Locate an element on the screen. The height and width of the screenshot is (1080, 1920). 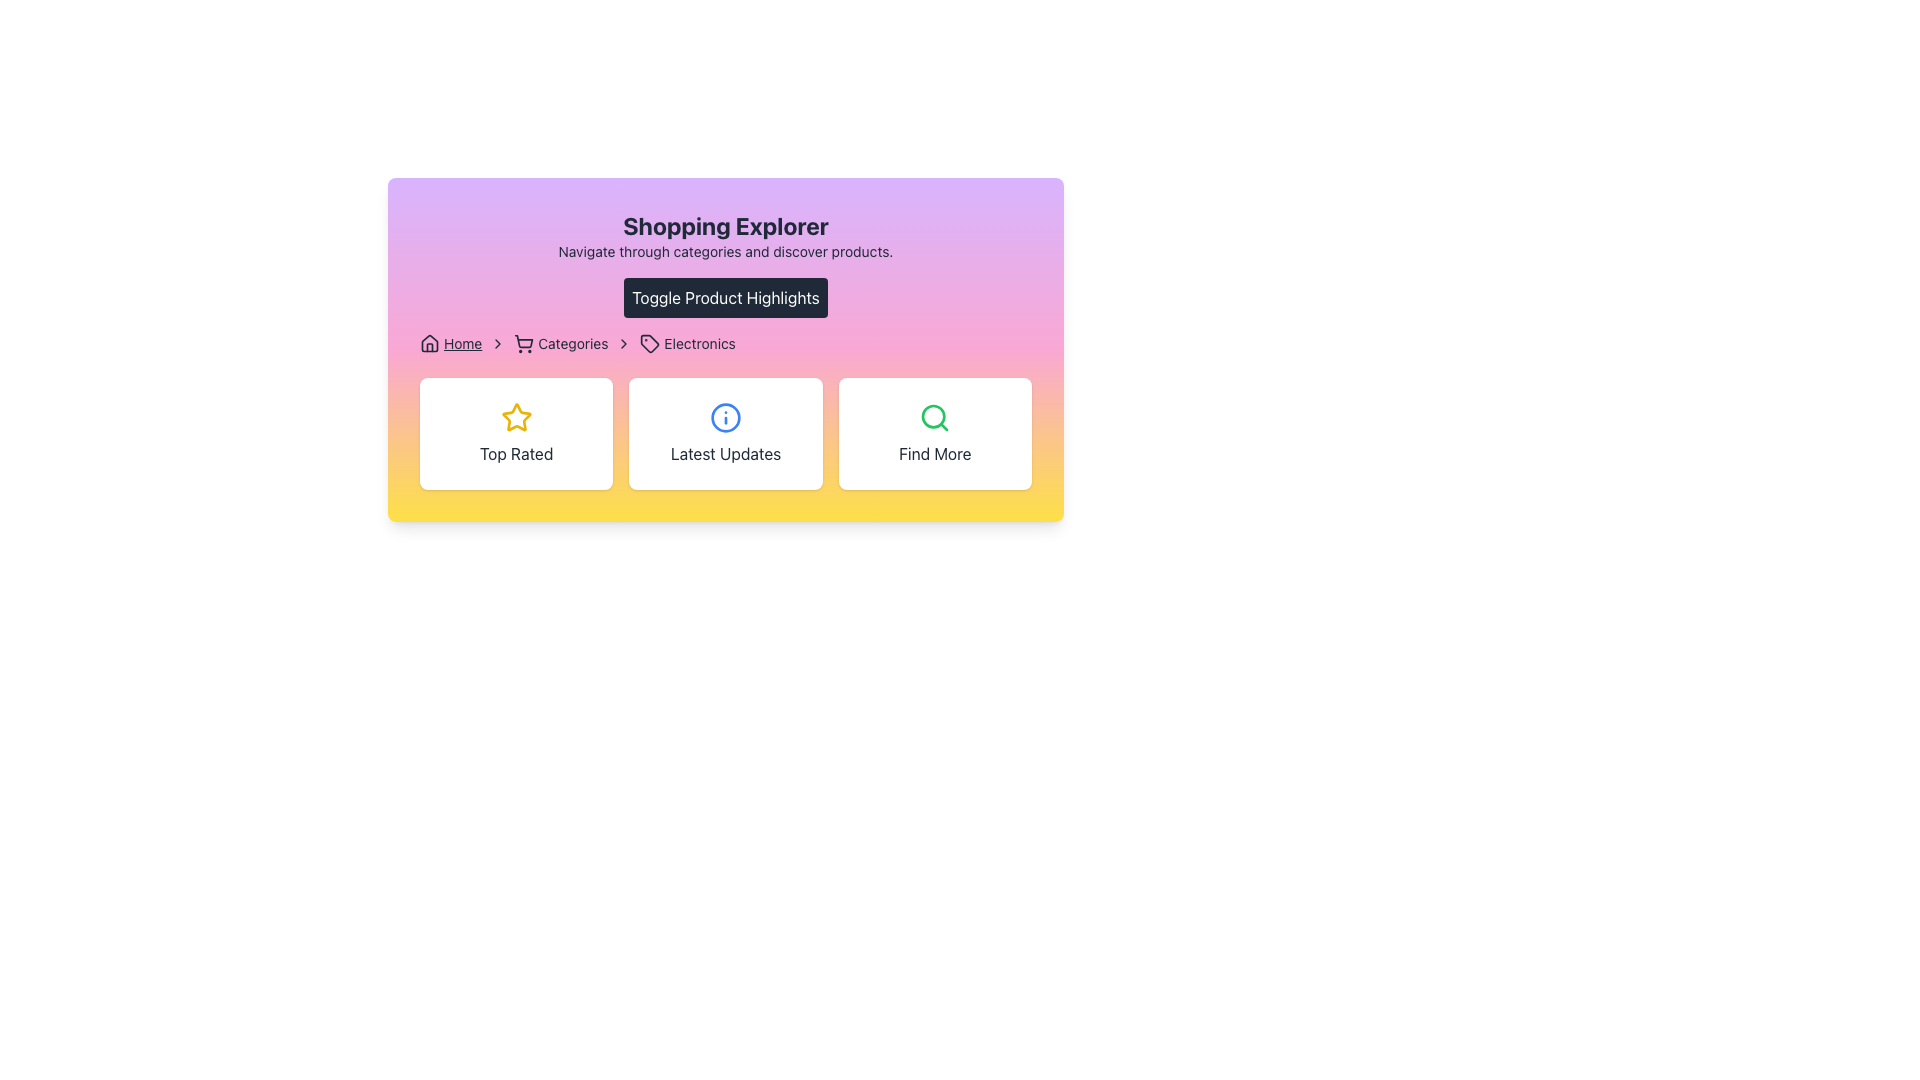
the 'top rated' icon located at the center of the card in the second row of the interface, positioned slightly above the text 'Top Rated' is located at coordinates (516, 416).